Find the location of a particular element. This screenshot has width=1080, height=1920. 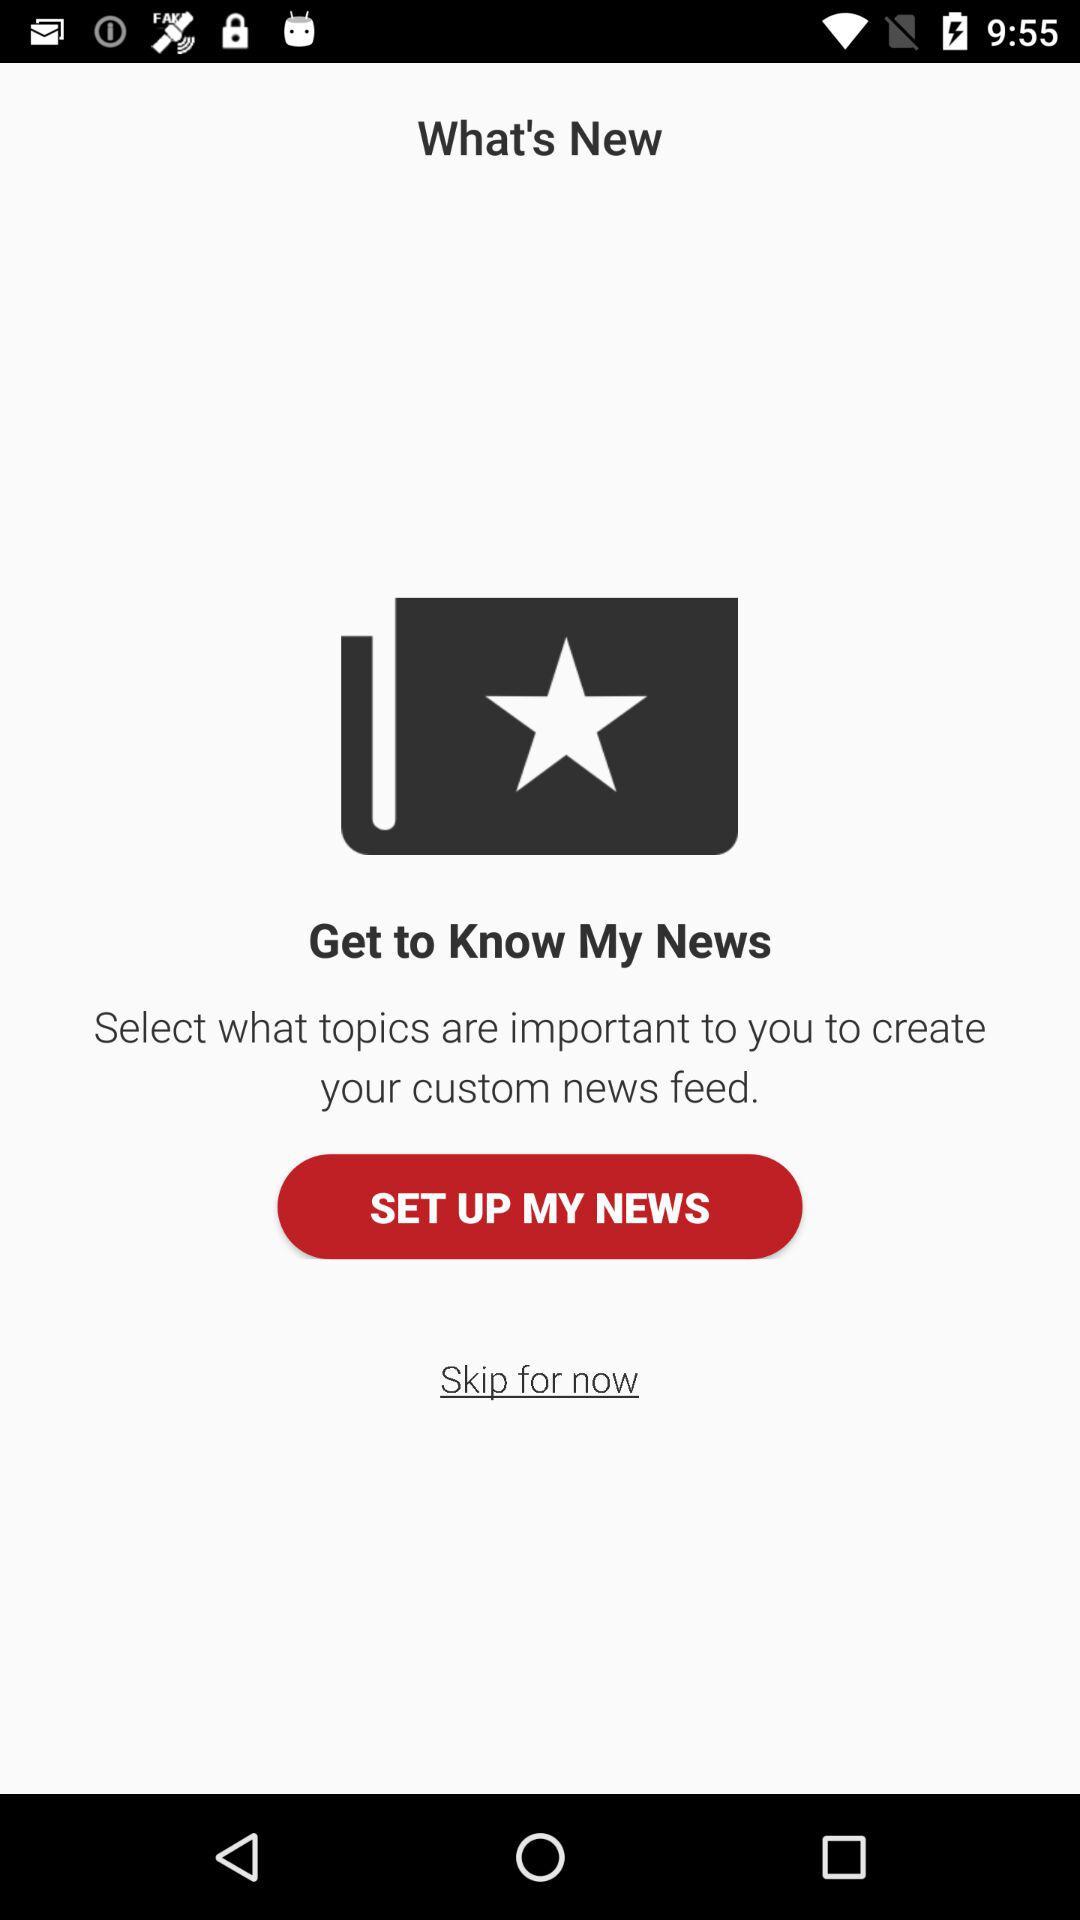

button below set up my icon is located at coordinates (538, 1377).